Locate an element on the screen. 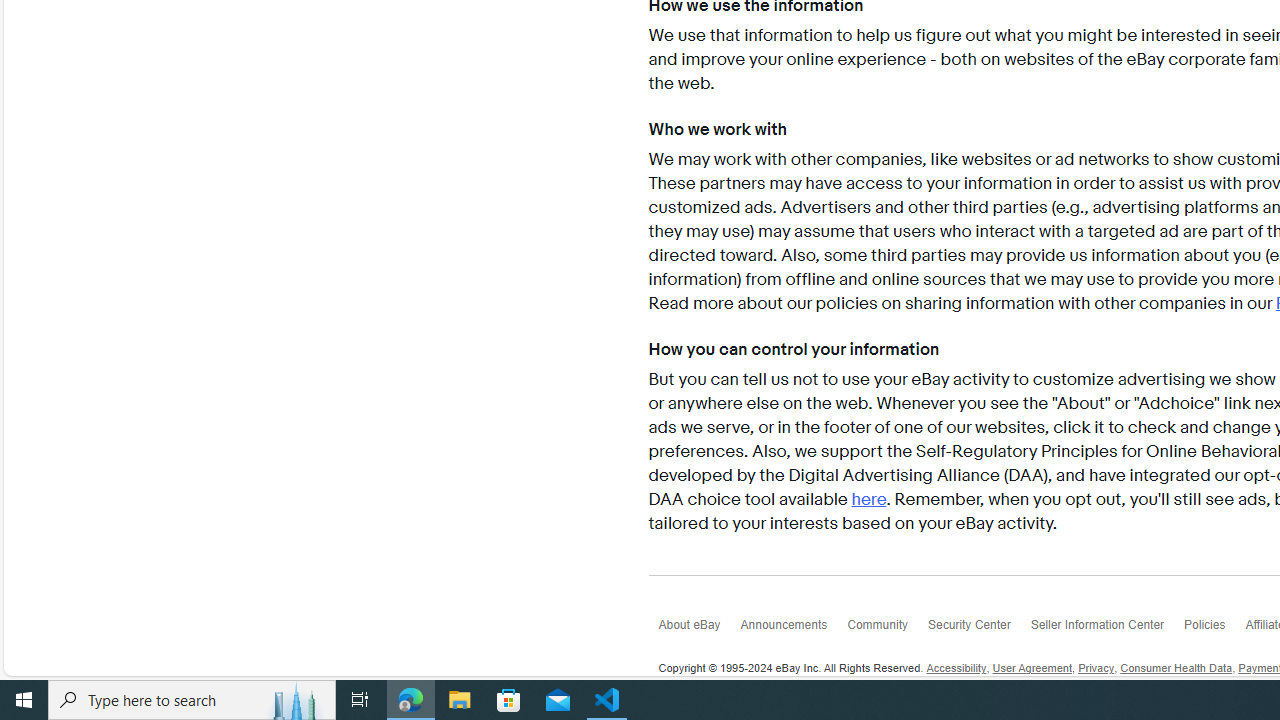  'Community' is located at coordinates (886, 628).